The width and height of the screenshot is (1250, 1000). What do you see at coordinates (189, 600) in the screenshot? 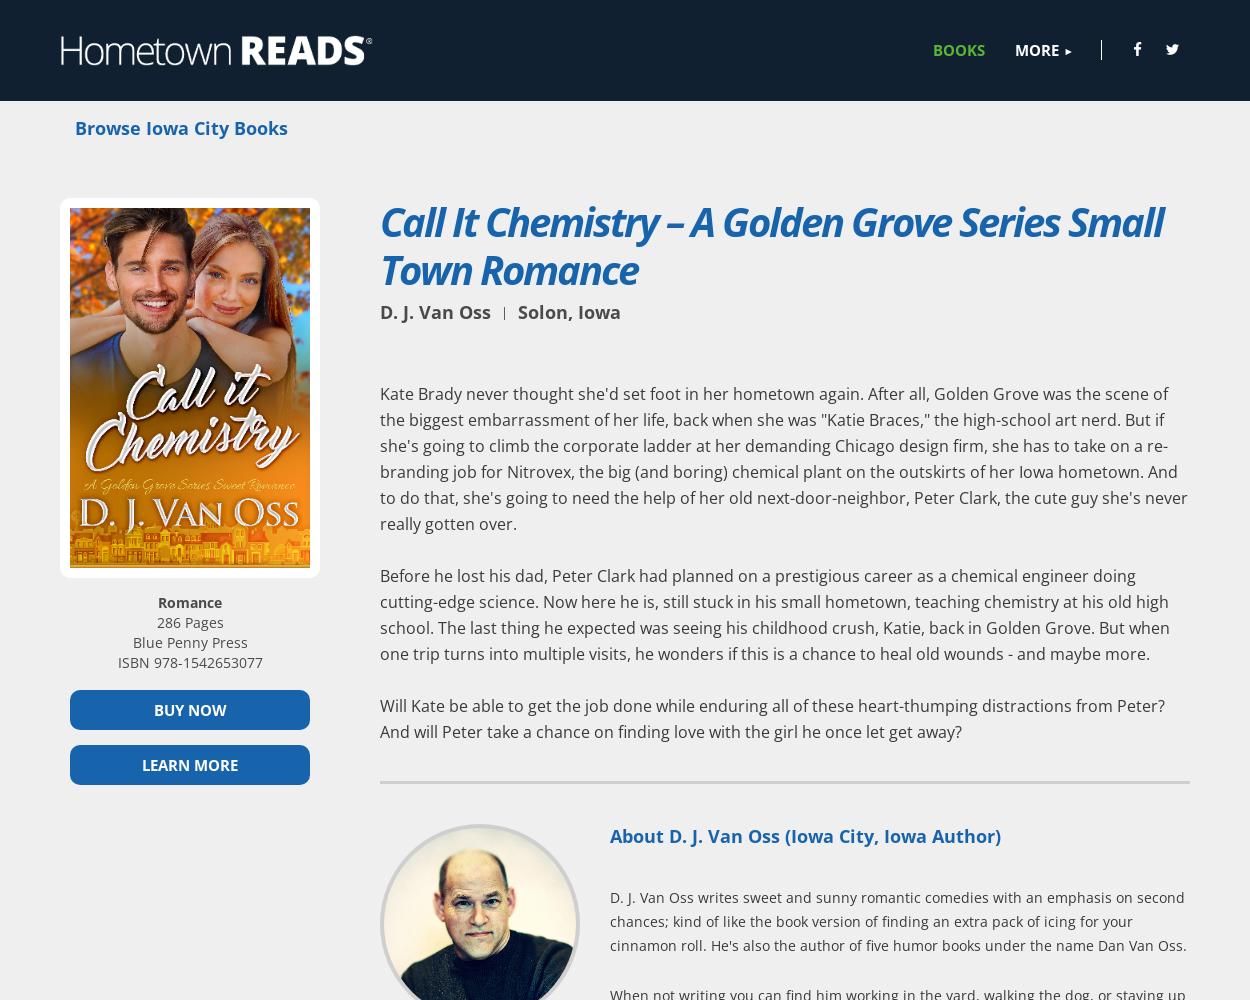
I see `'Romance'` at bounding box center [189, 600].